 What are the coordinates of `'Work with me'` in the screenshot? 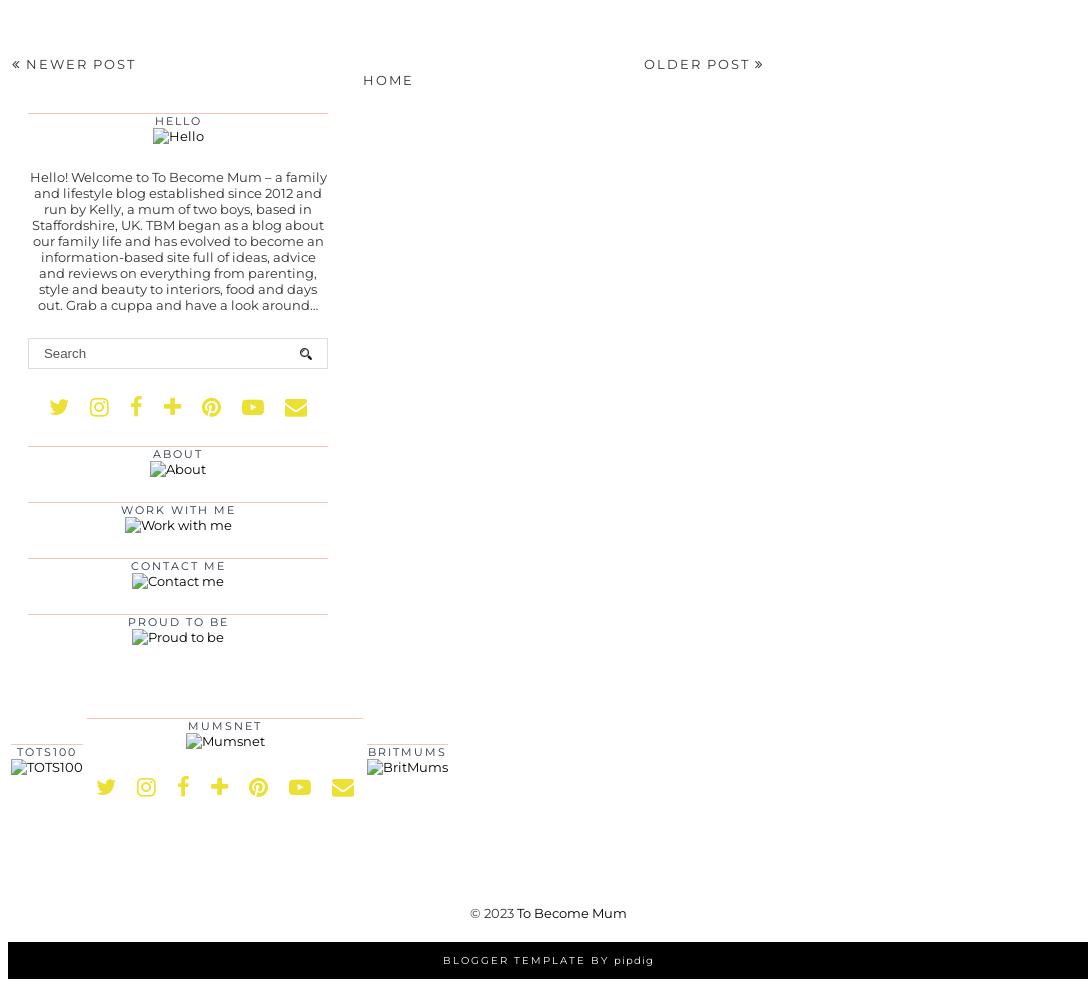 It's located at (176, 509).